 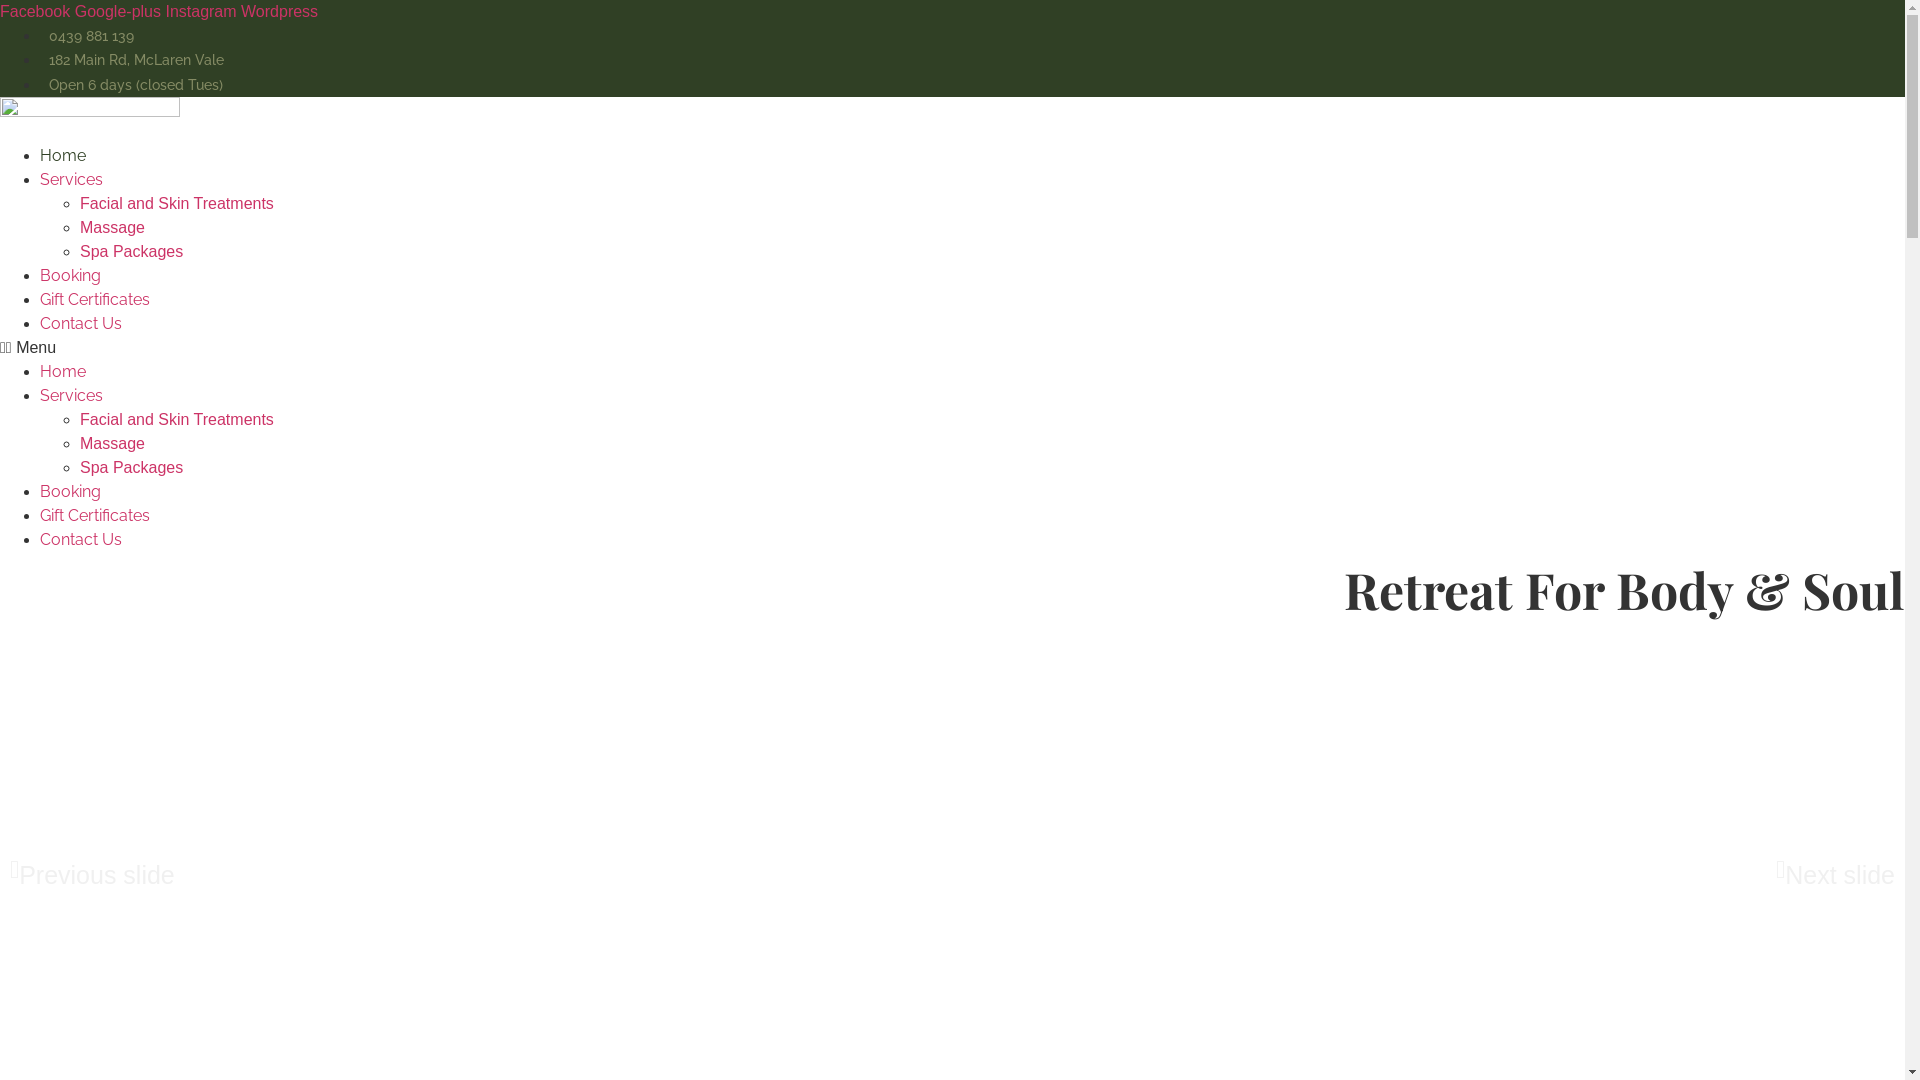 What do you see at coordinates (131, 59) in the screenshot?
I see `'182 Main Rd, McLaren Vale'` at bounding box center [131, 59].